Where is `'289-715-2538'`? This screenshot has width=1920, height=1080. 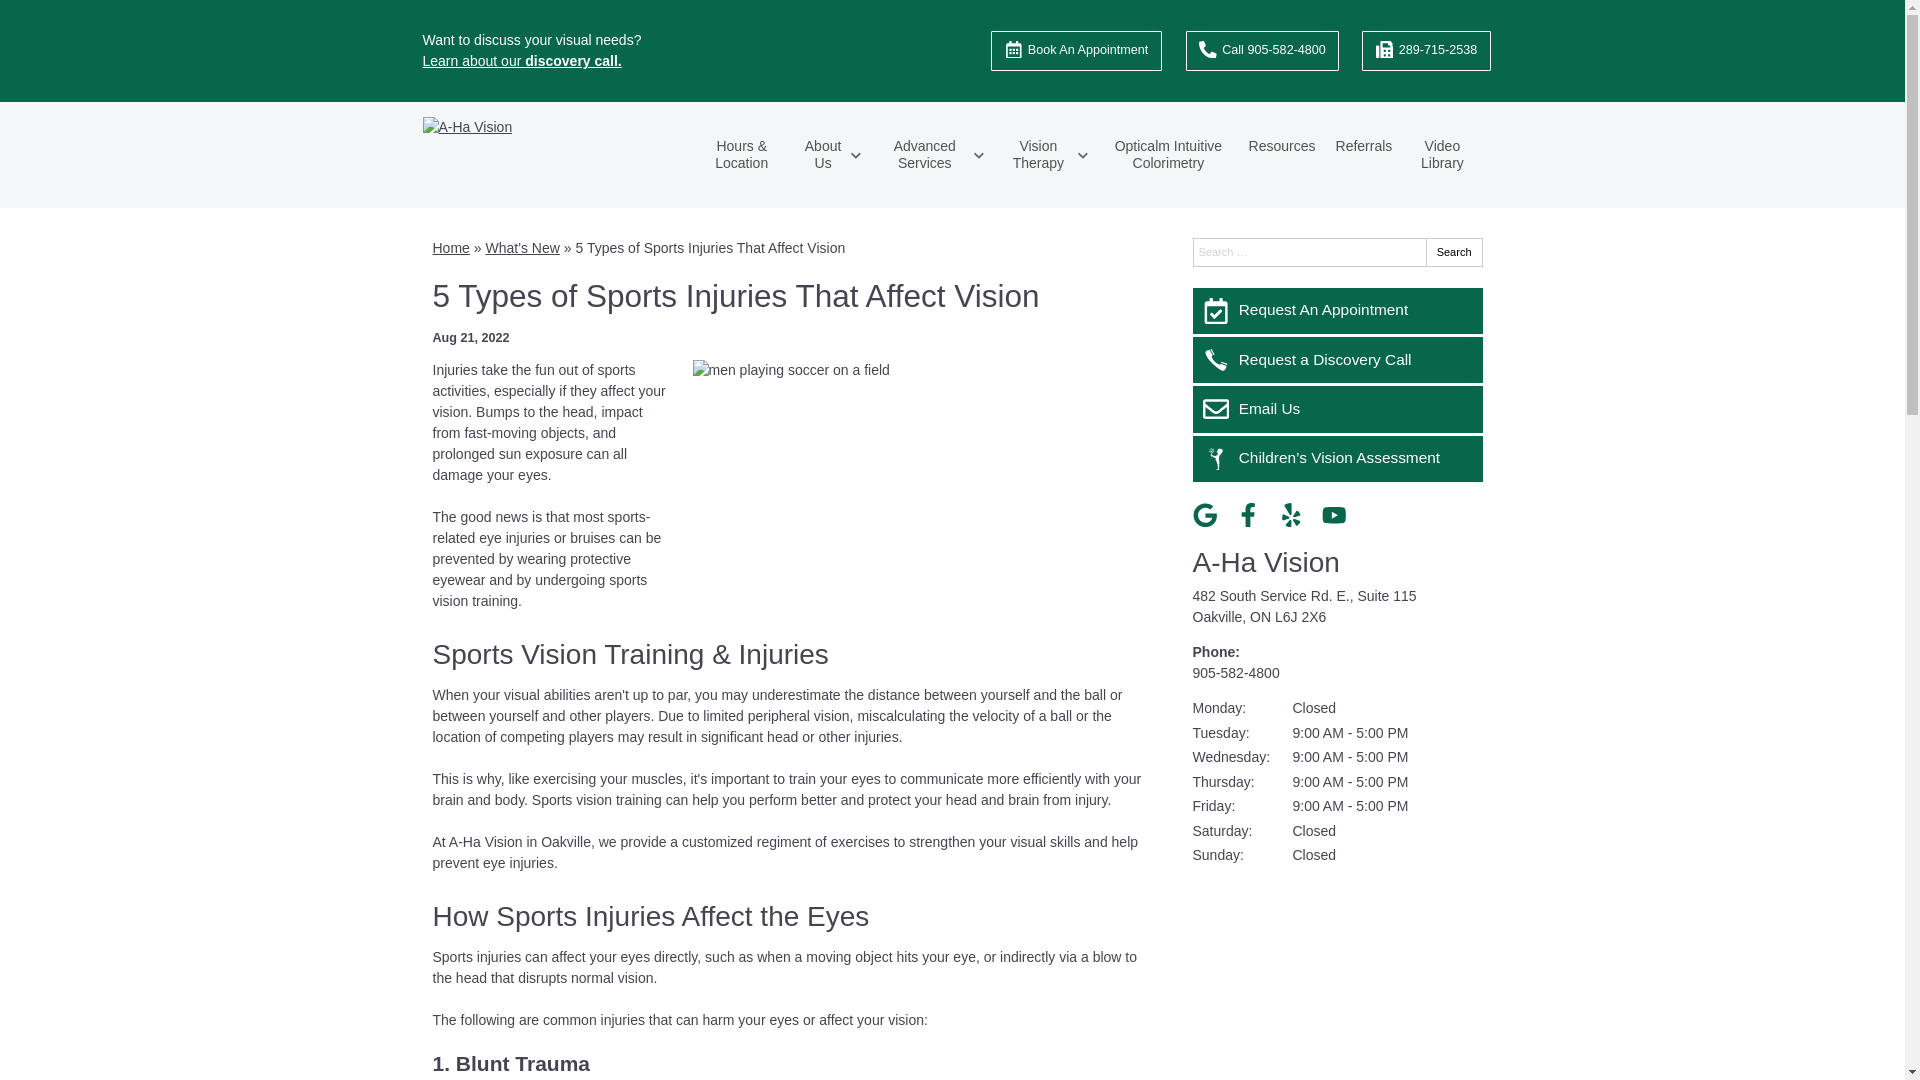
'289-715-2538' is located at coordinates (1425, 49).